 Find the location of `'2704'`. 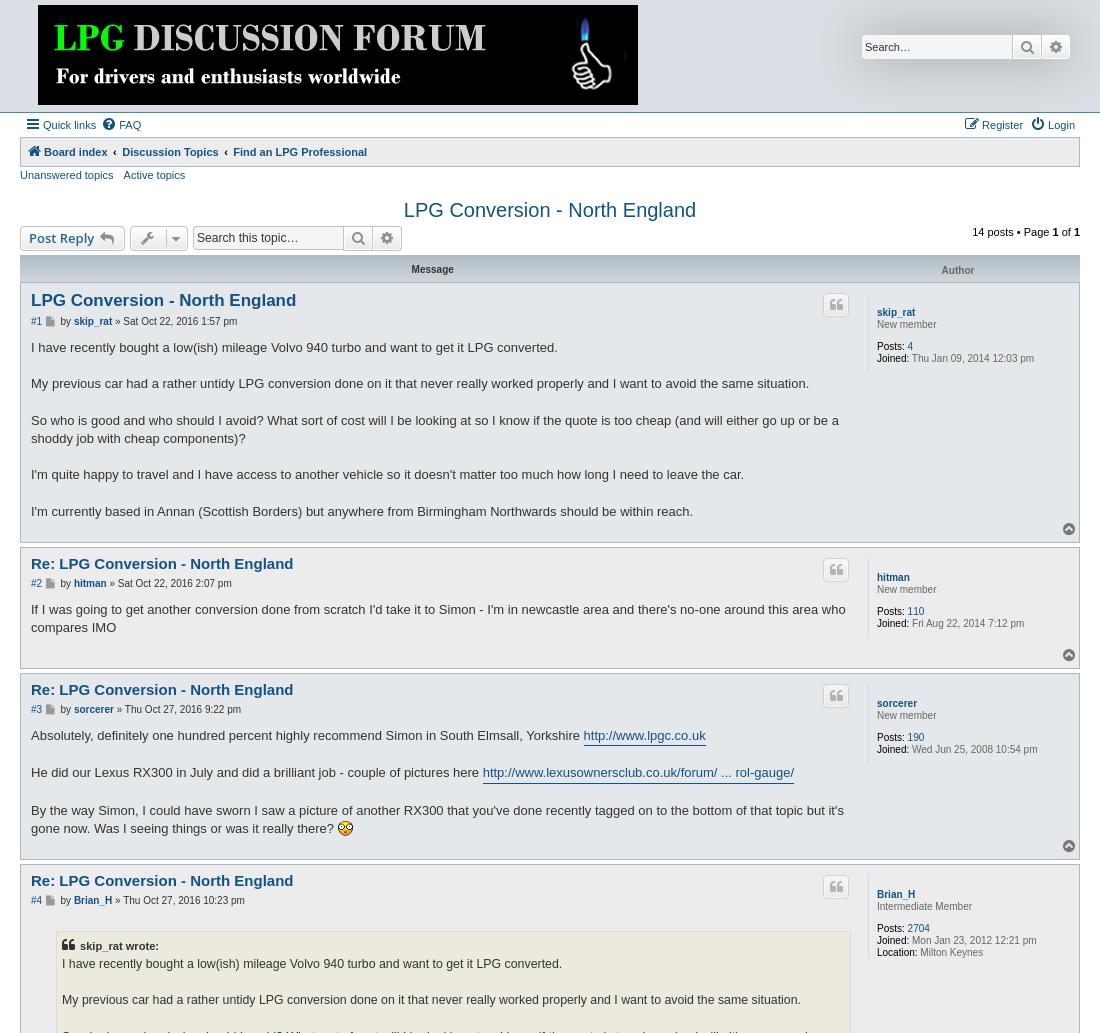

'2704' is located at coordinates (917, 927).